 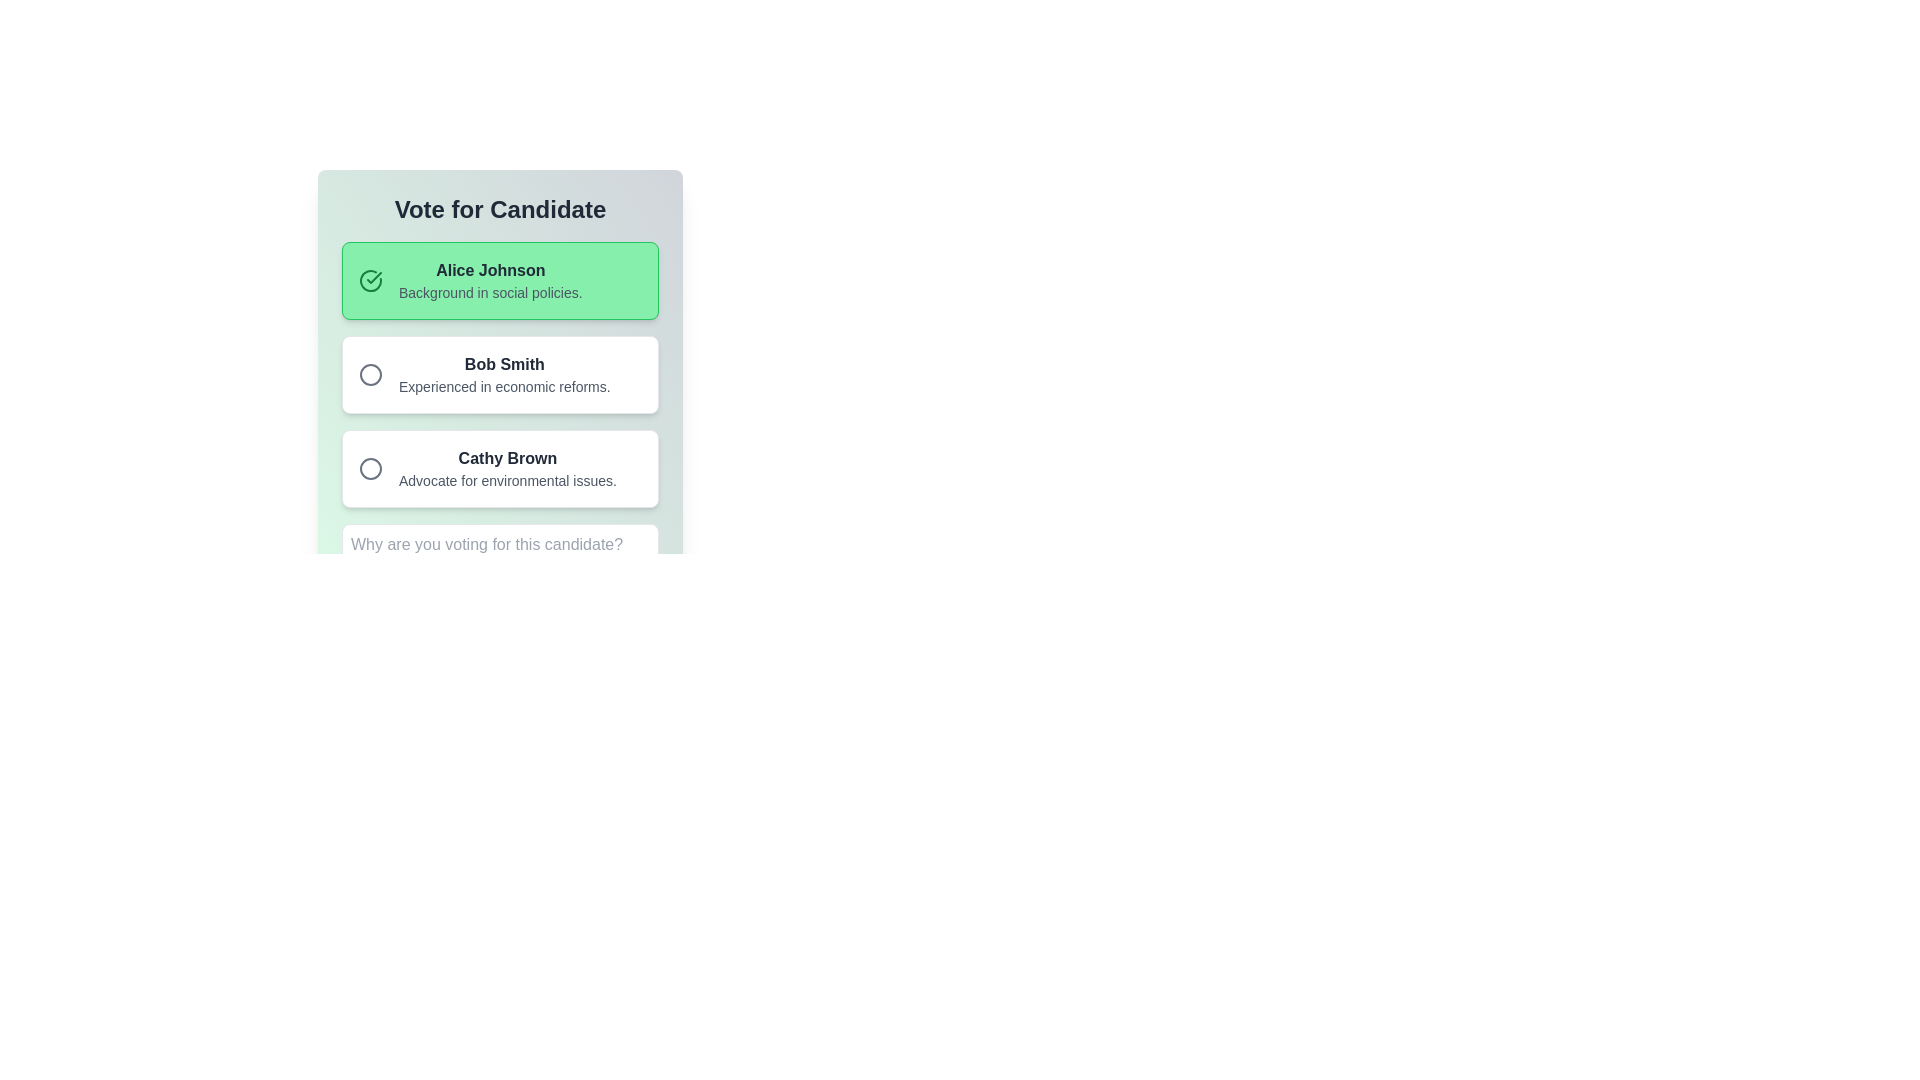 What do you see at coordinates (500, 374) in the screenshot?
I see `the selectable card featuring 'Bob Smith' with a radio button, located in the middle of a vertical stack of similar cards` at bounding box center [500, 374].